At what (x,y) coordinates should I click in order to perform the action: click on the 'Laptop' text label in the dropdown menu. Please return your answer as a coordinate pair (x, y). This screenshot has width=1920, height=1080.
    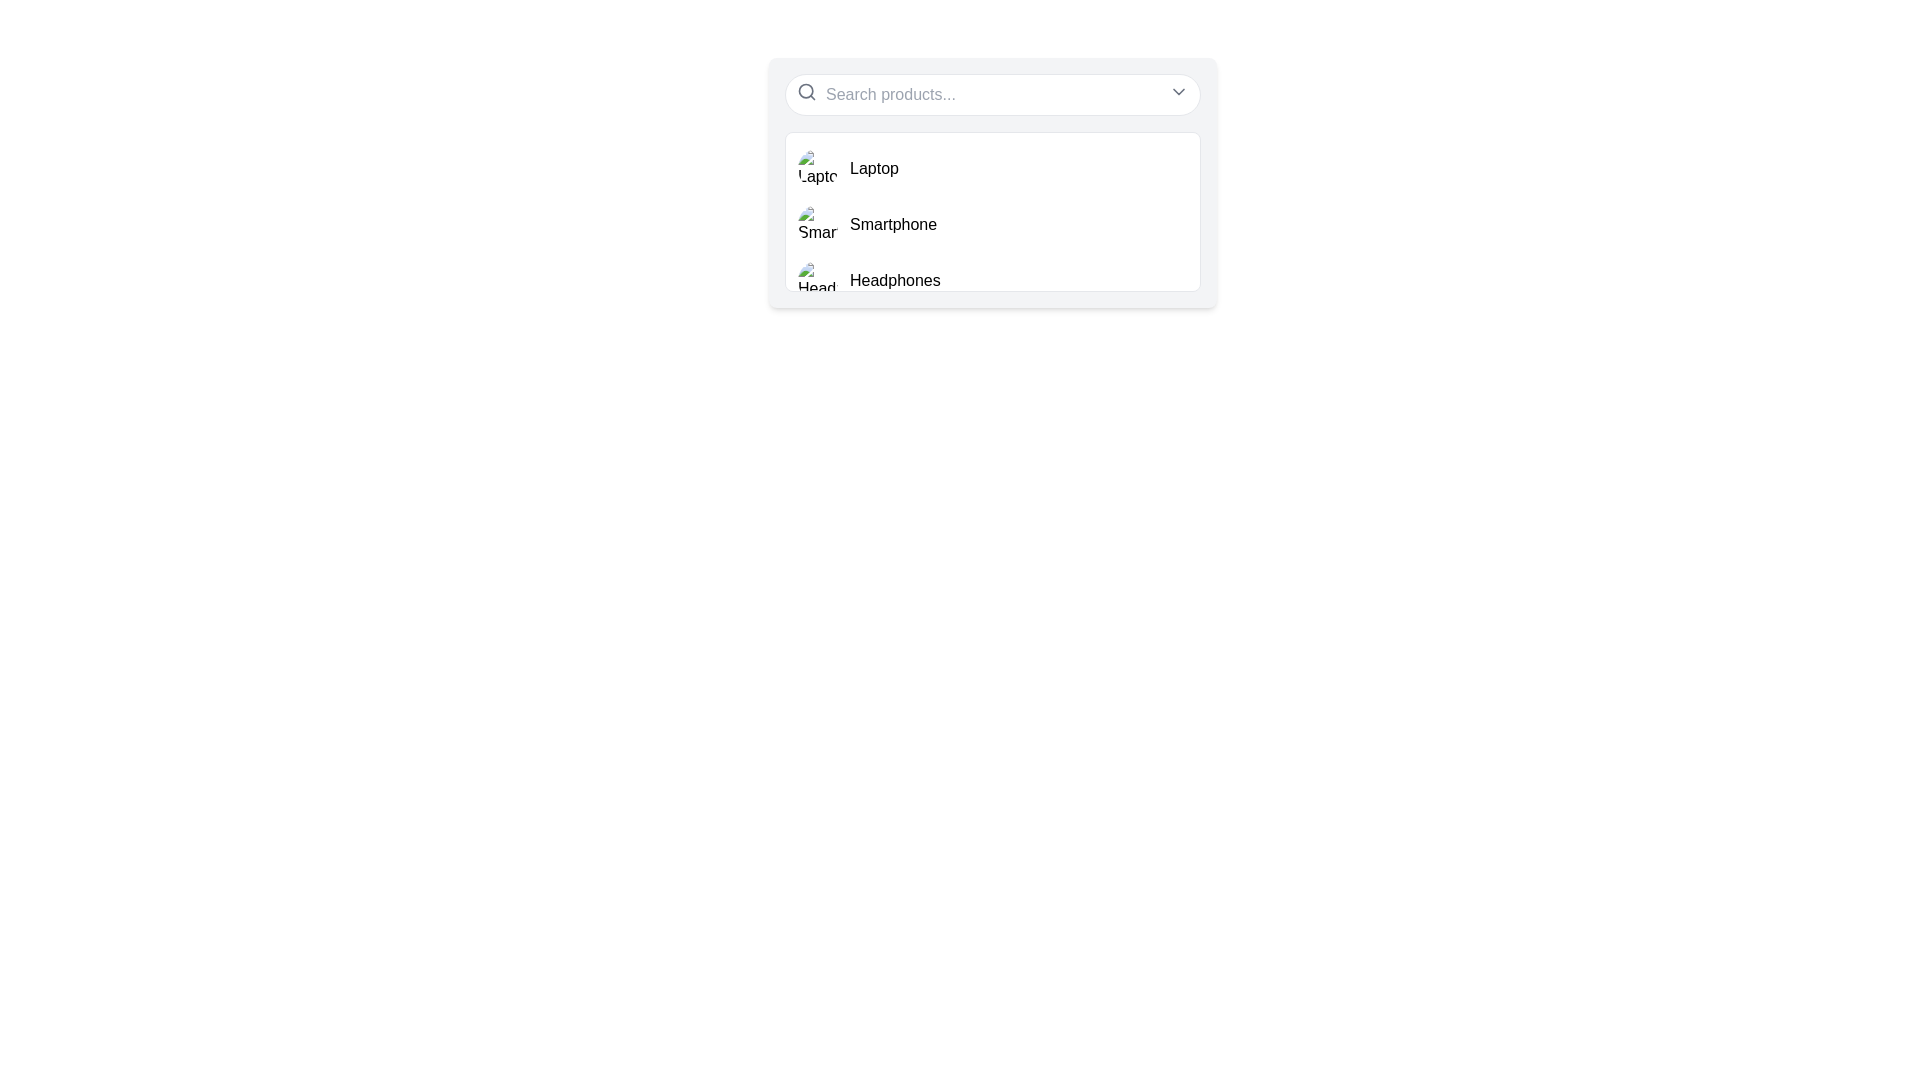
    Looking at the image, I should click on (874, 168).